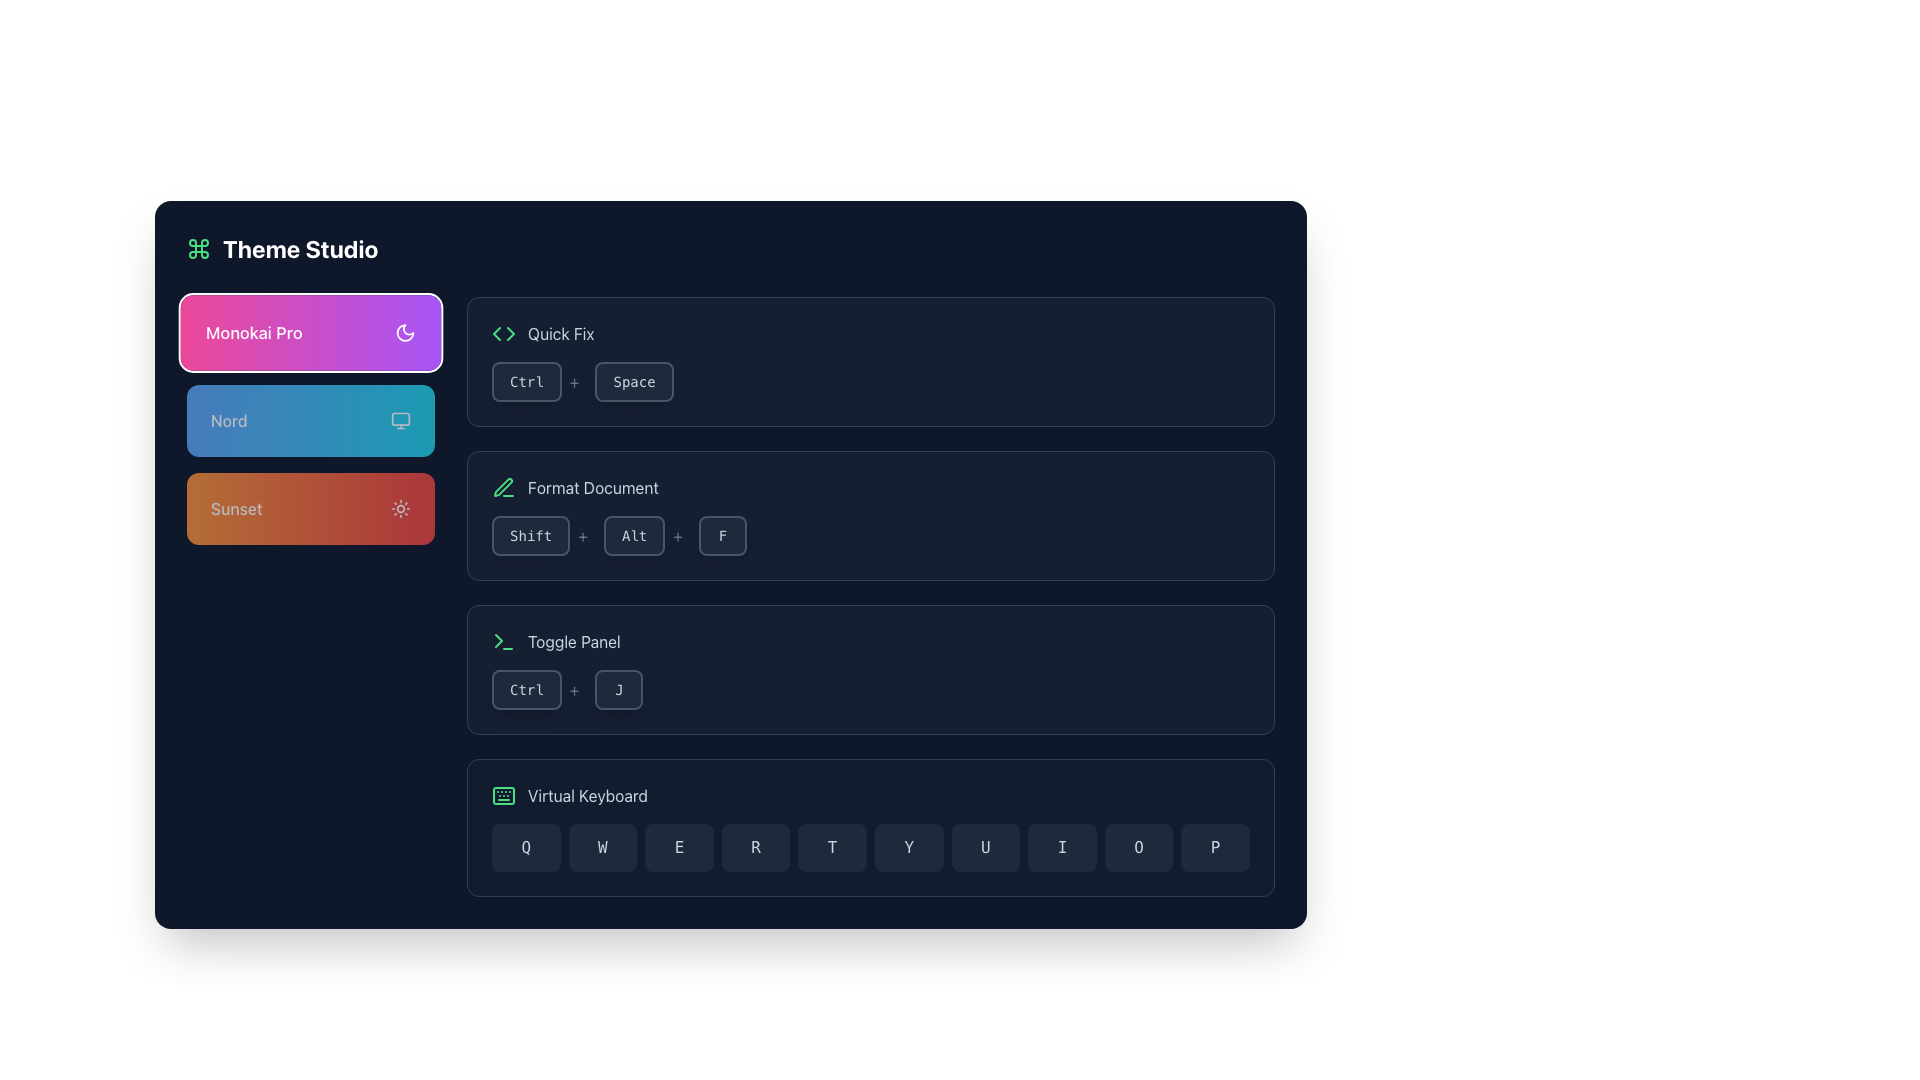 The image size is (1920, 1080). What do you see at coordinates (539, 381) in the screenshot?
I see `the 'Ctrl' key representation in the keyboard shortcut display located in the 'Quick Fix' section, which is the first key in the sequence 'Ctrl+'` at bounding box center [539, 381].